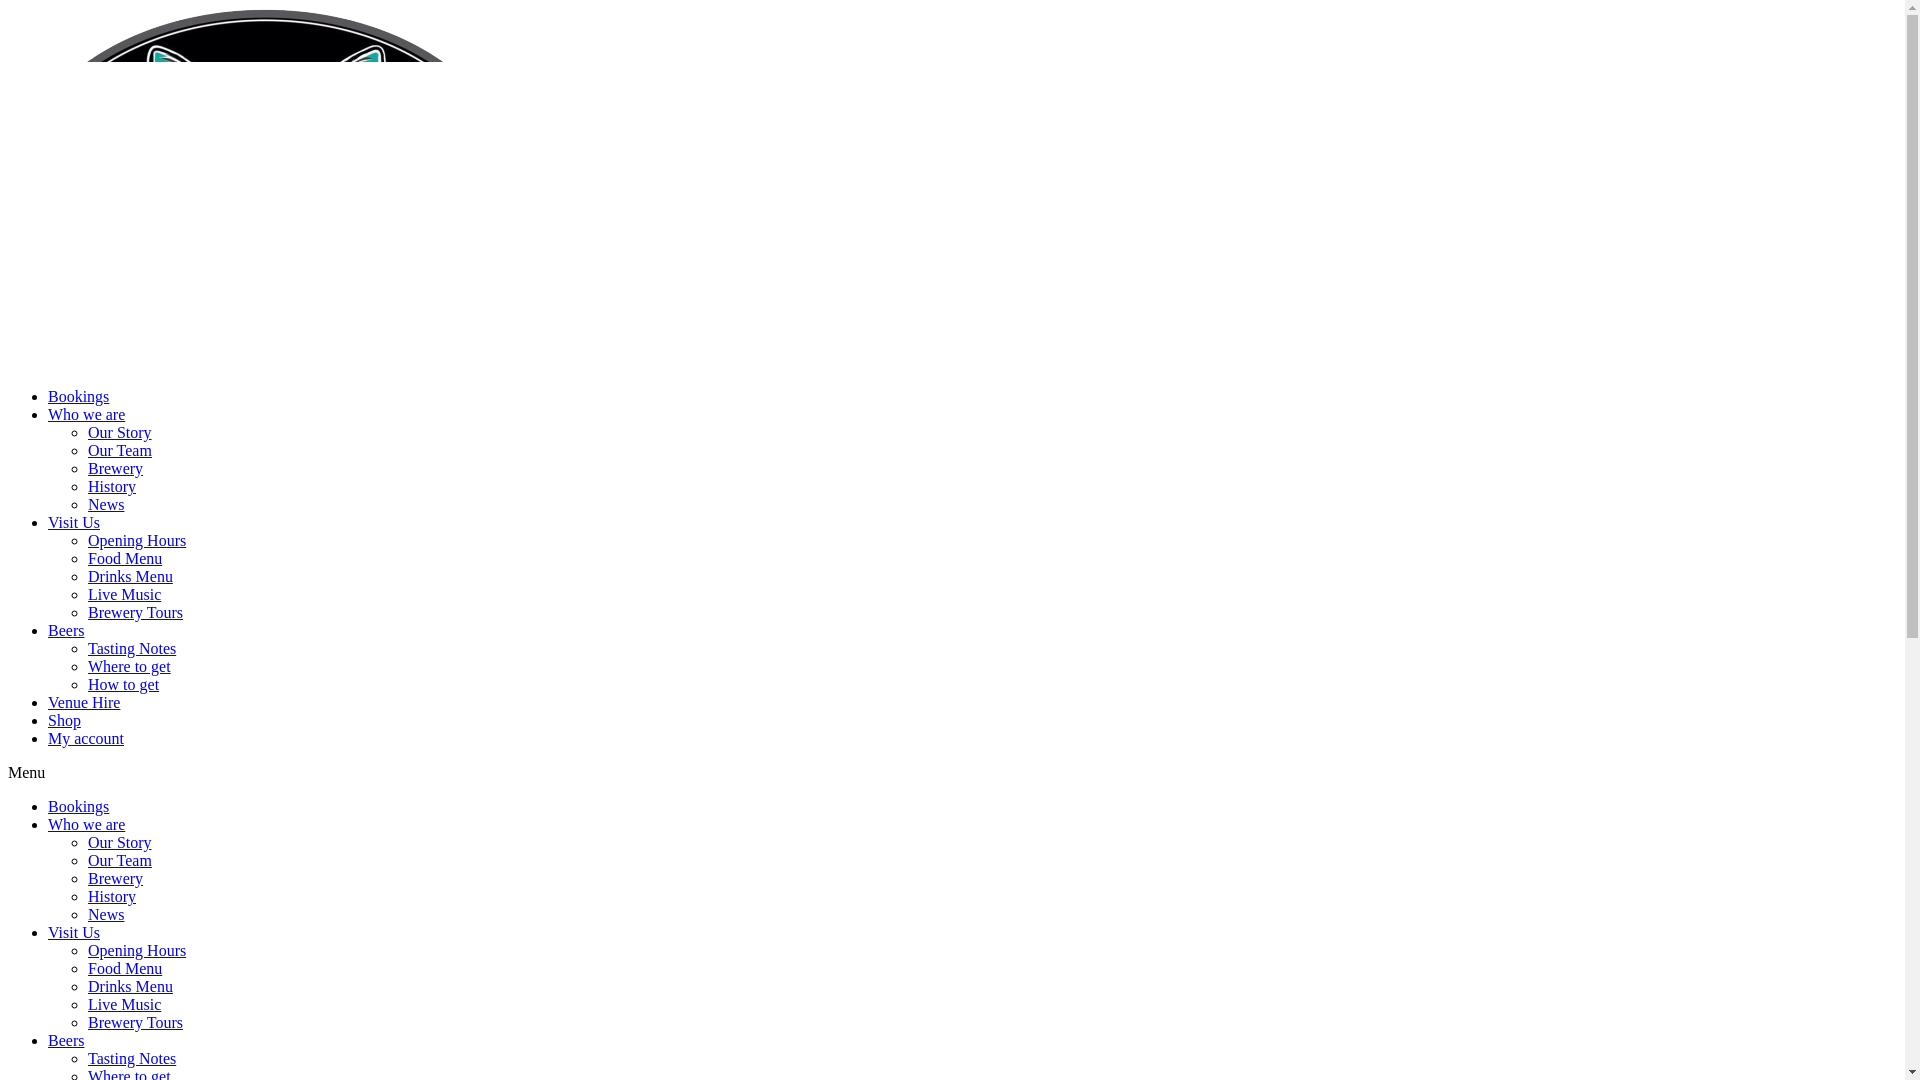  I want to click on 'Live Music', so click(123, 593).